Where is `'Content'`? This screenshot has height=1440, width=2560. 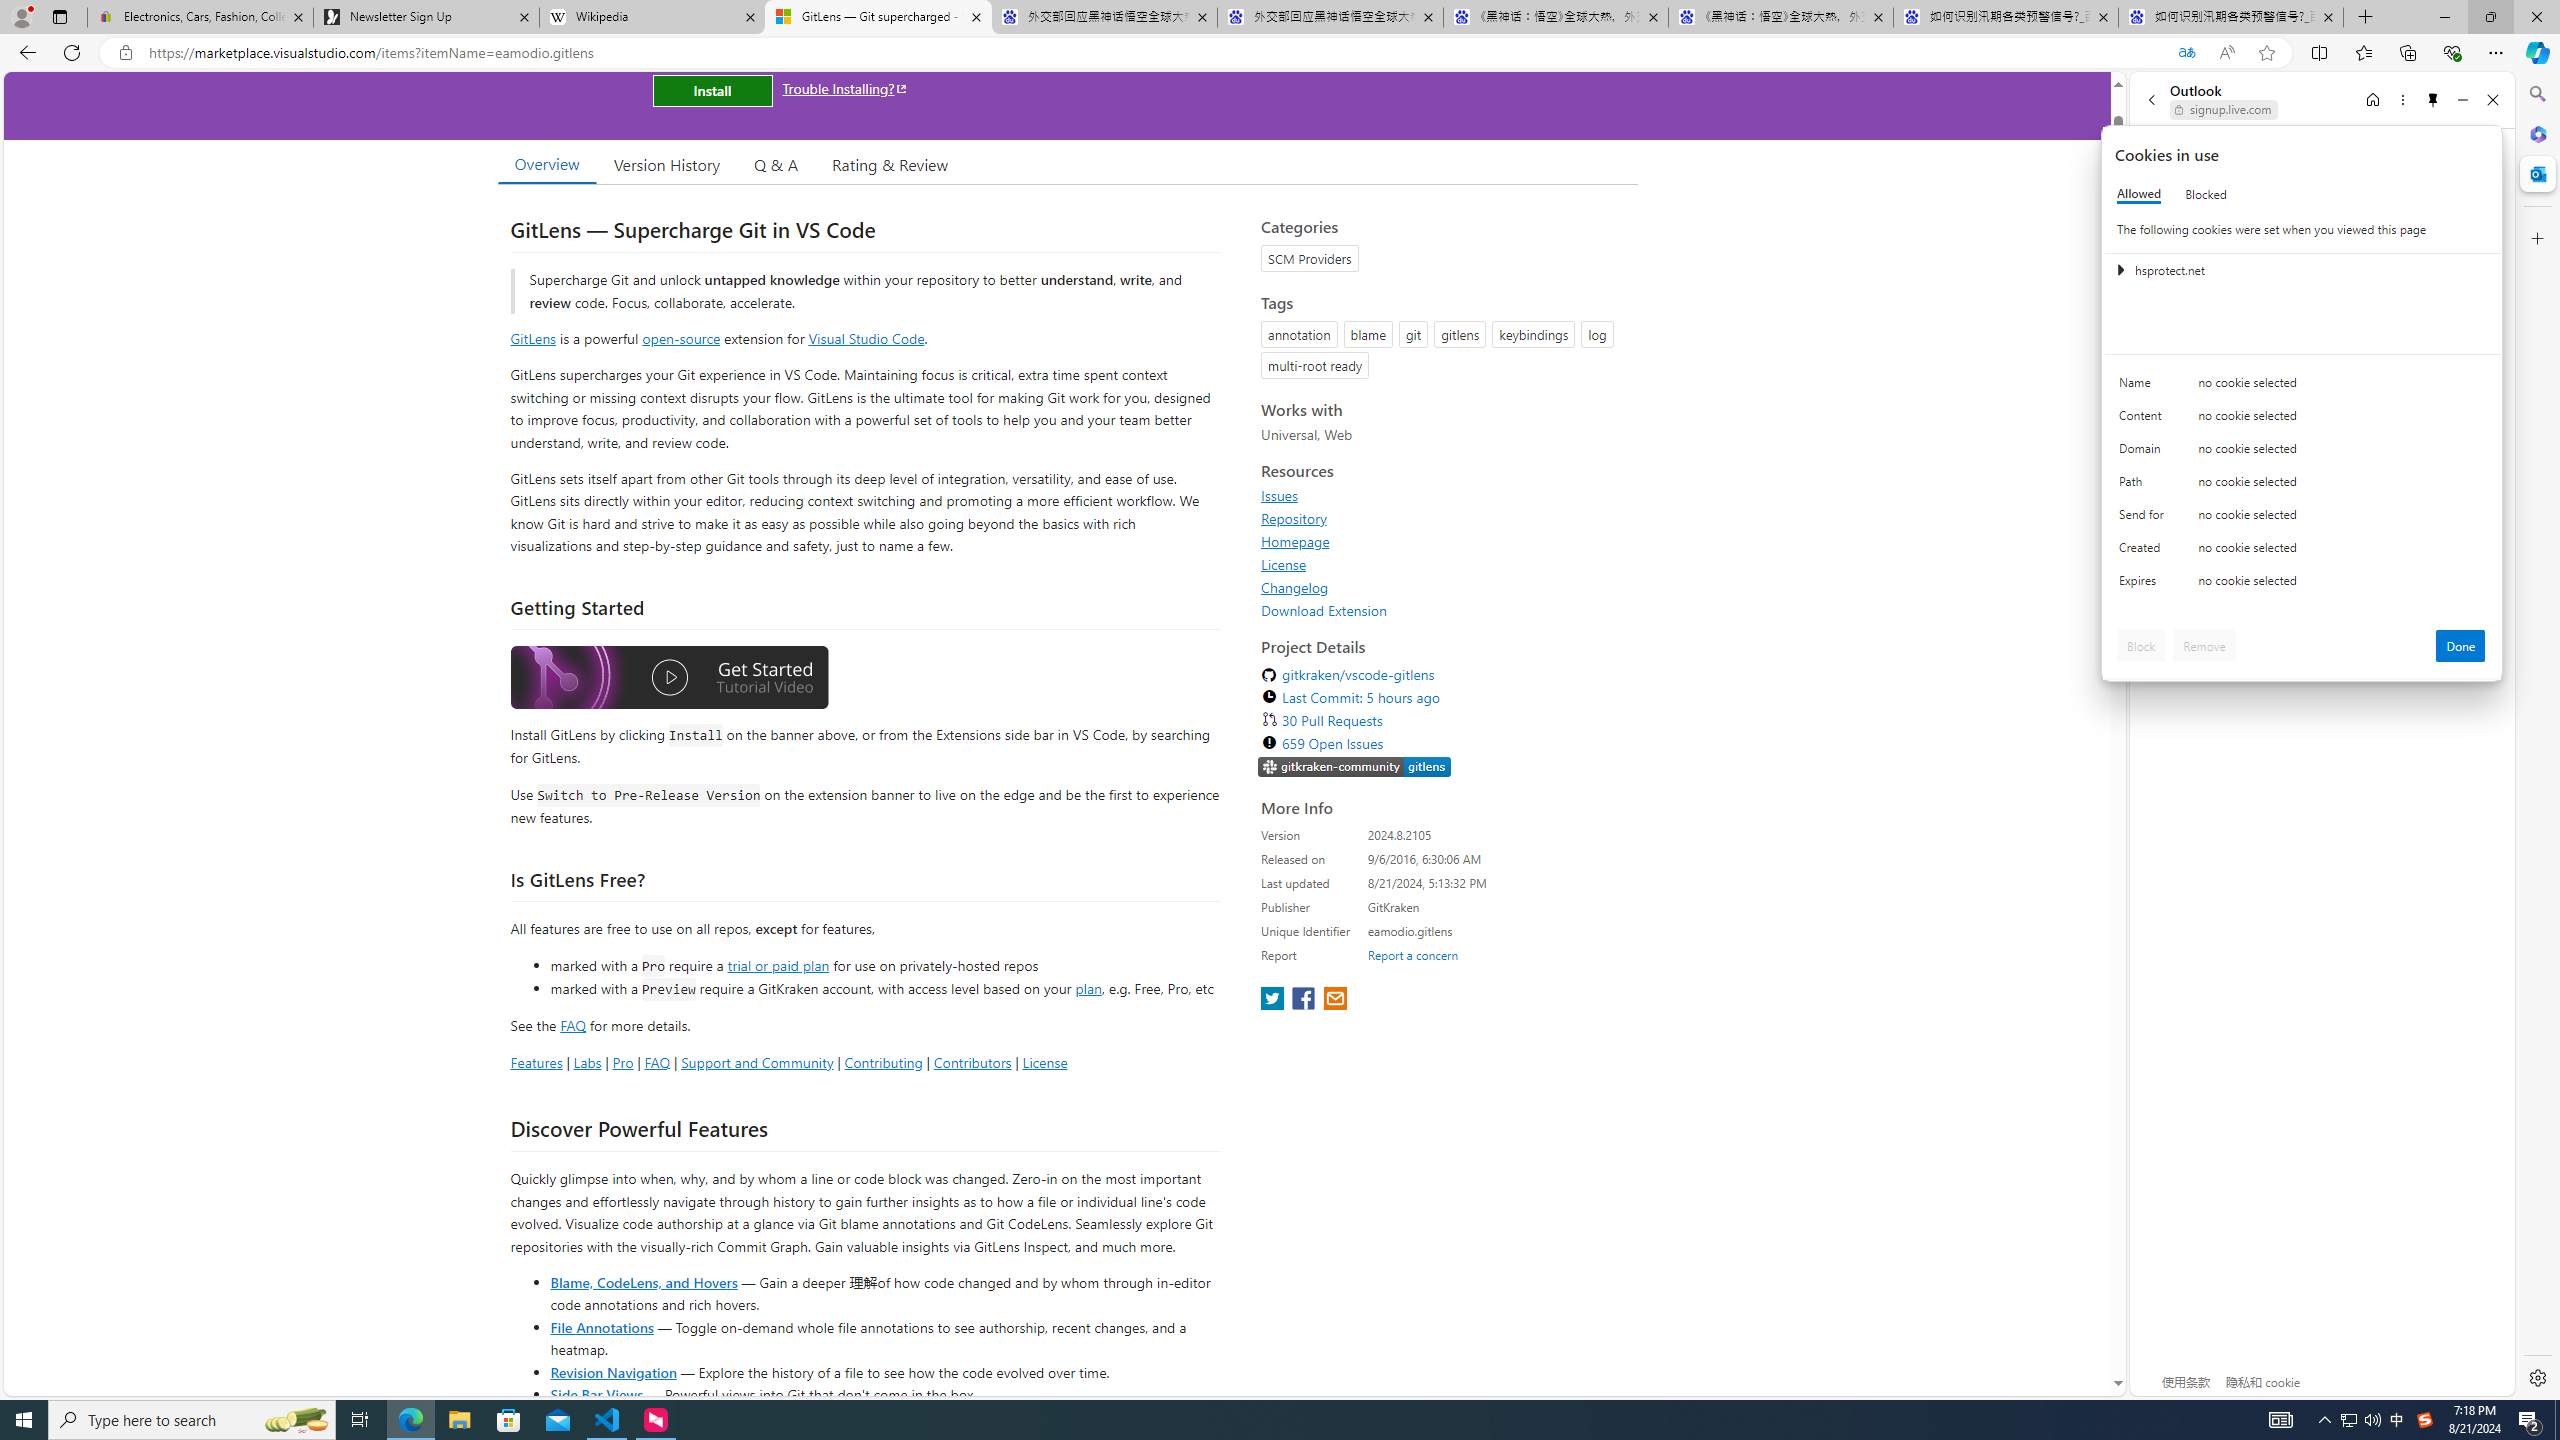 'Content' is located at coordinates (2144, 420).